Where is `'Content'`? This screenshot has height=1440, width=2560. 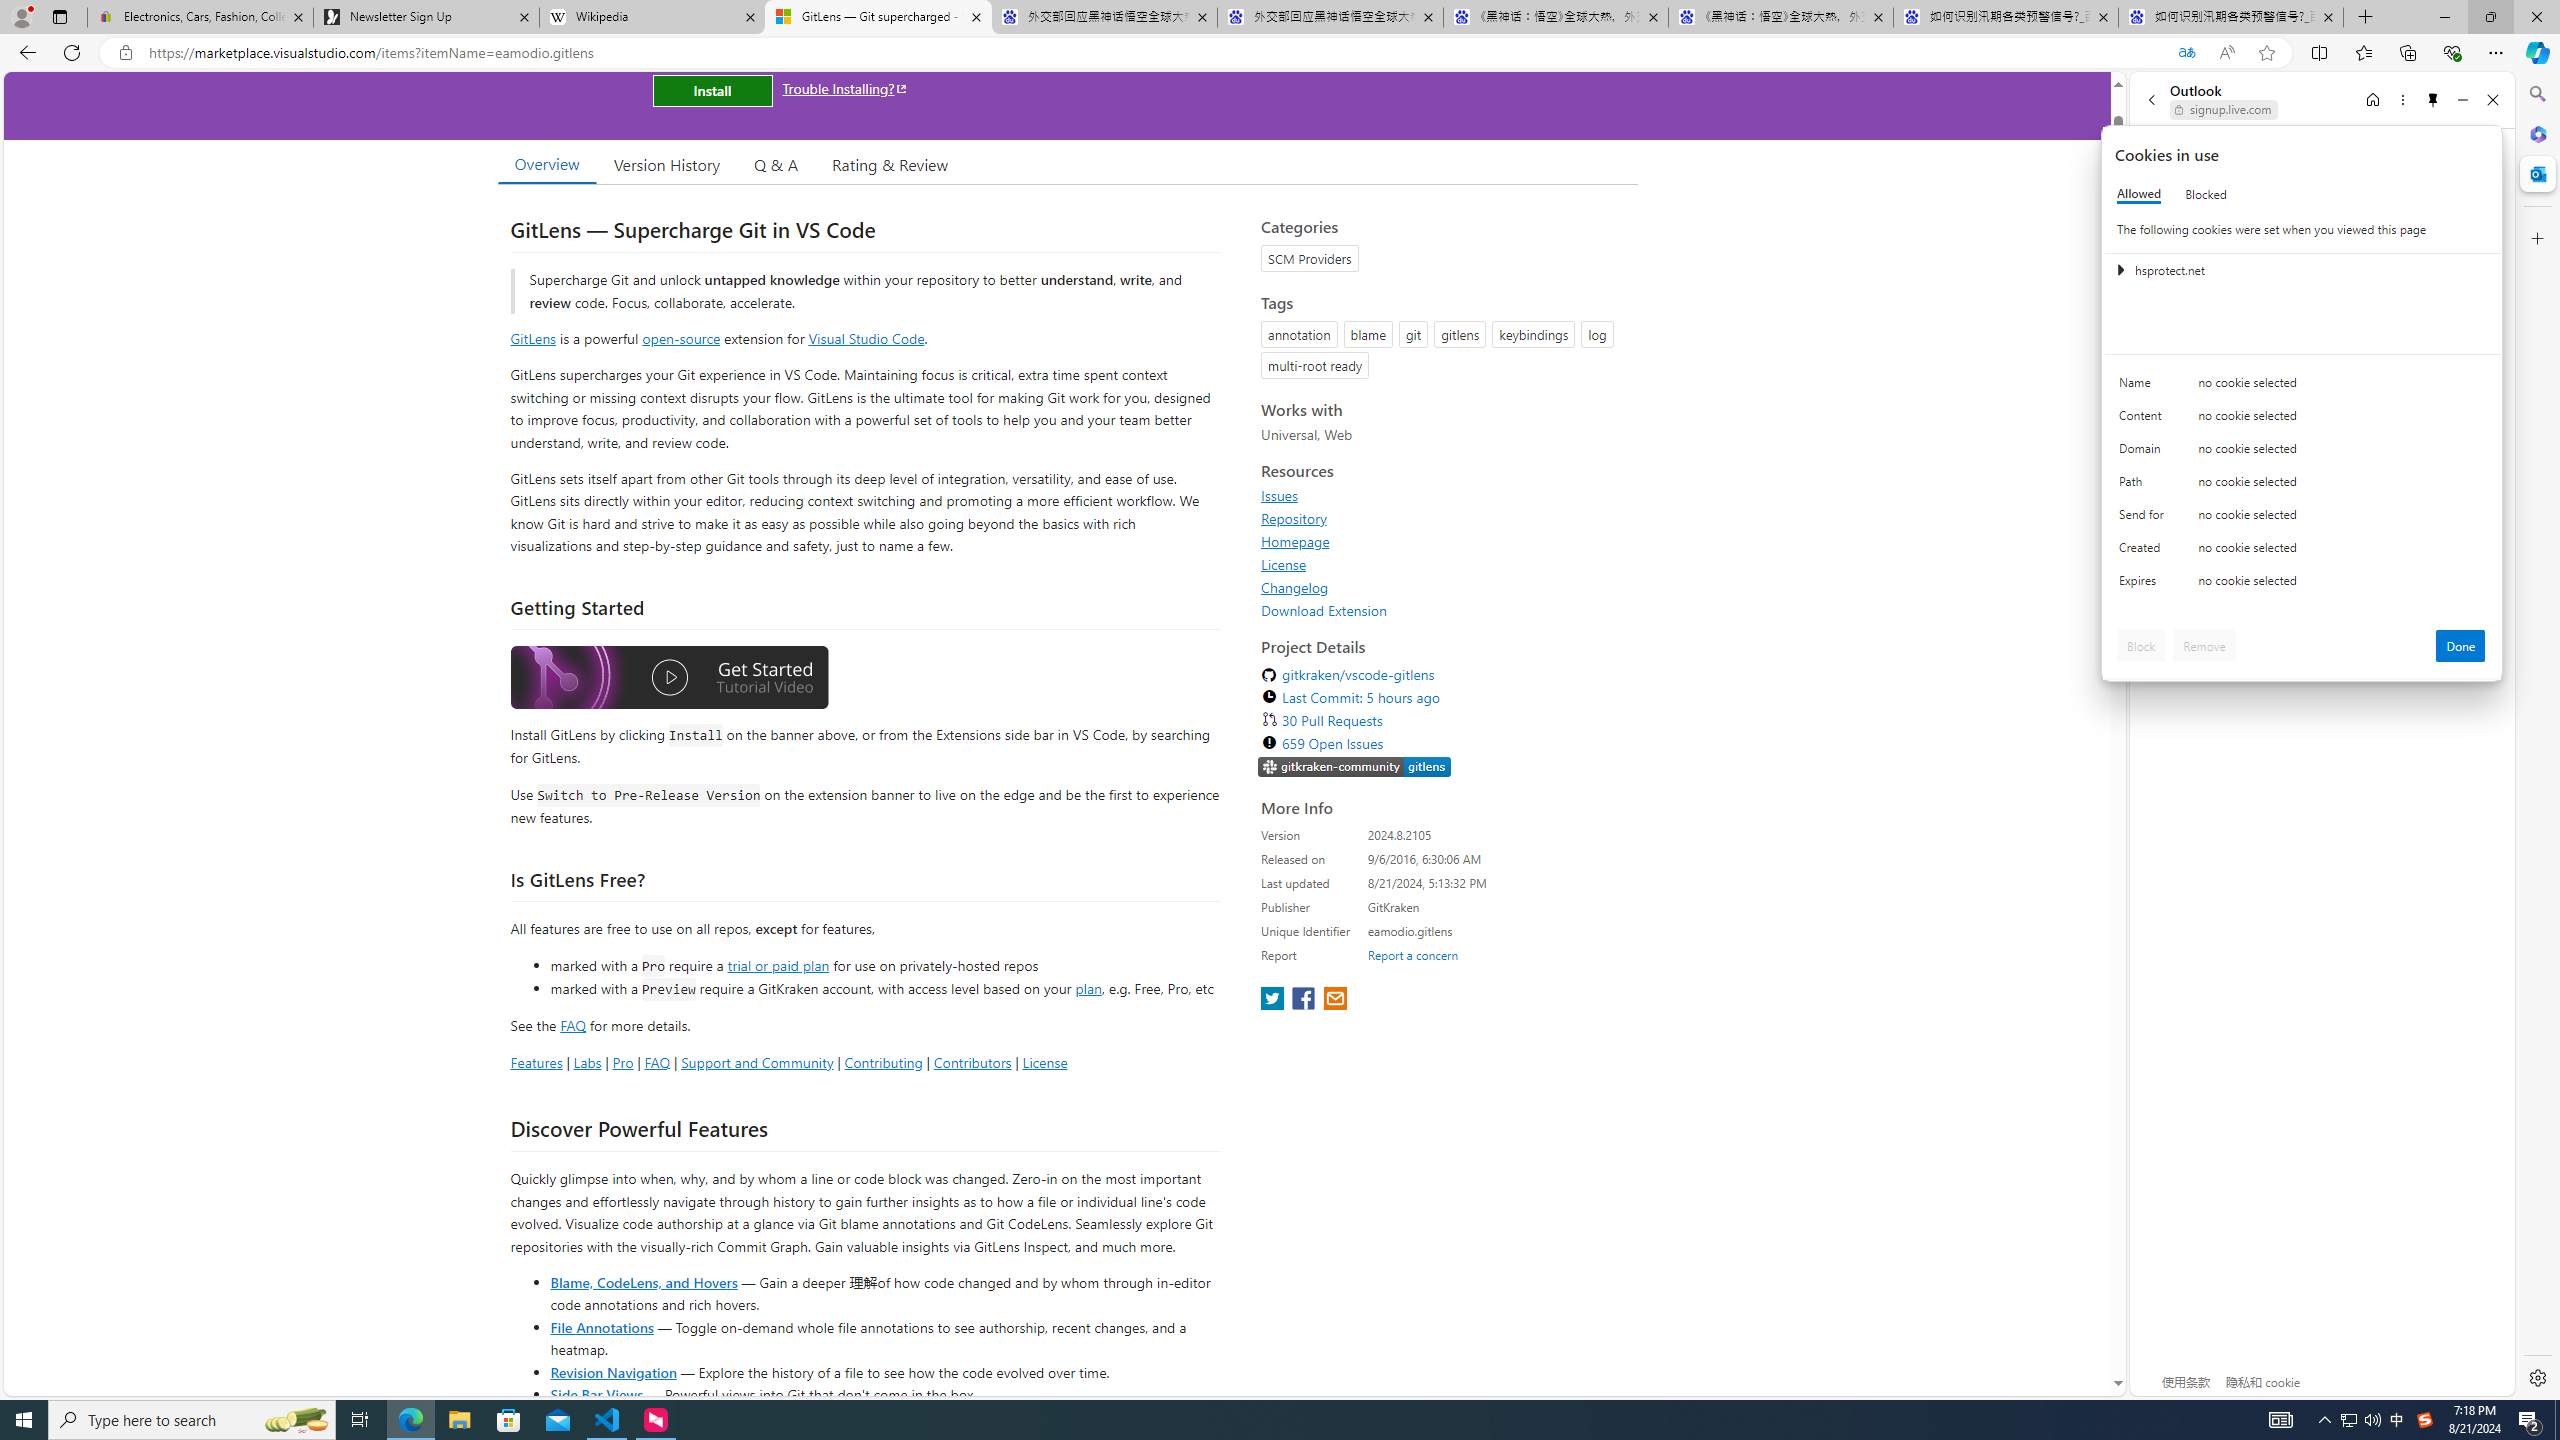 'Content' is located at coordinates (2144, 420).